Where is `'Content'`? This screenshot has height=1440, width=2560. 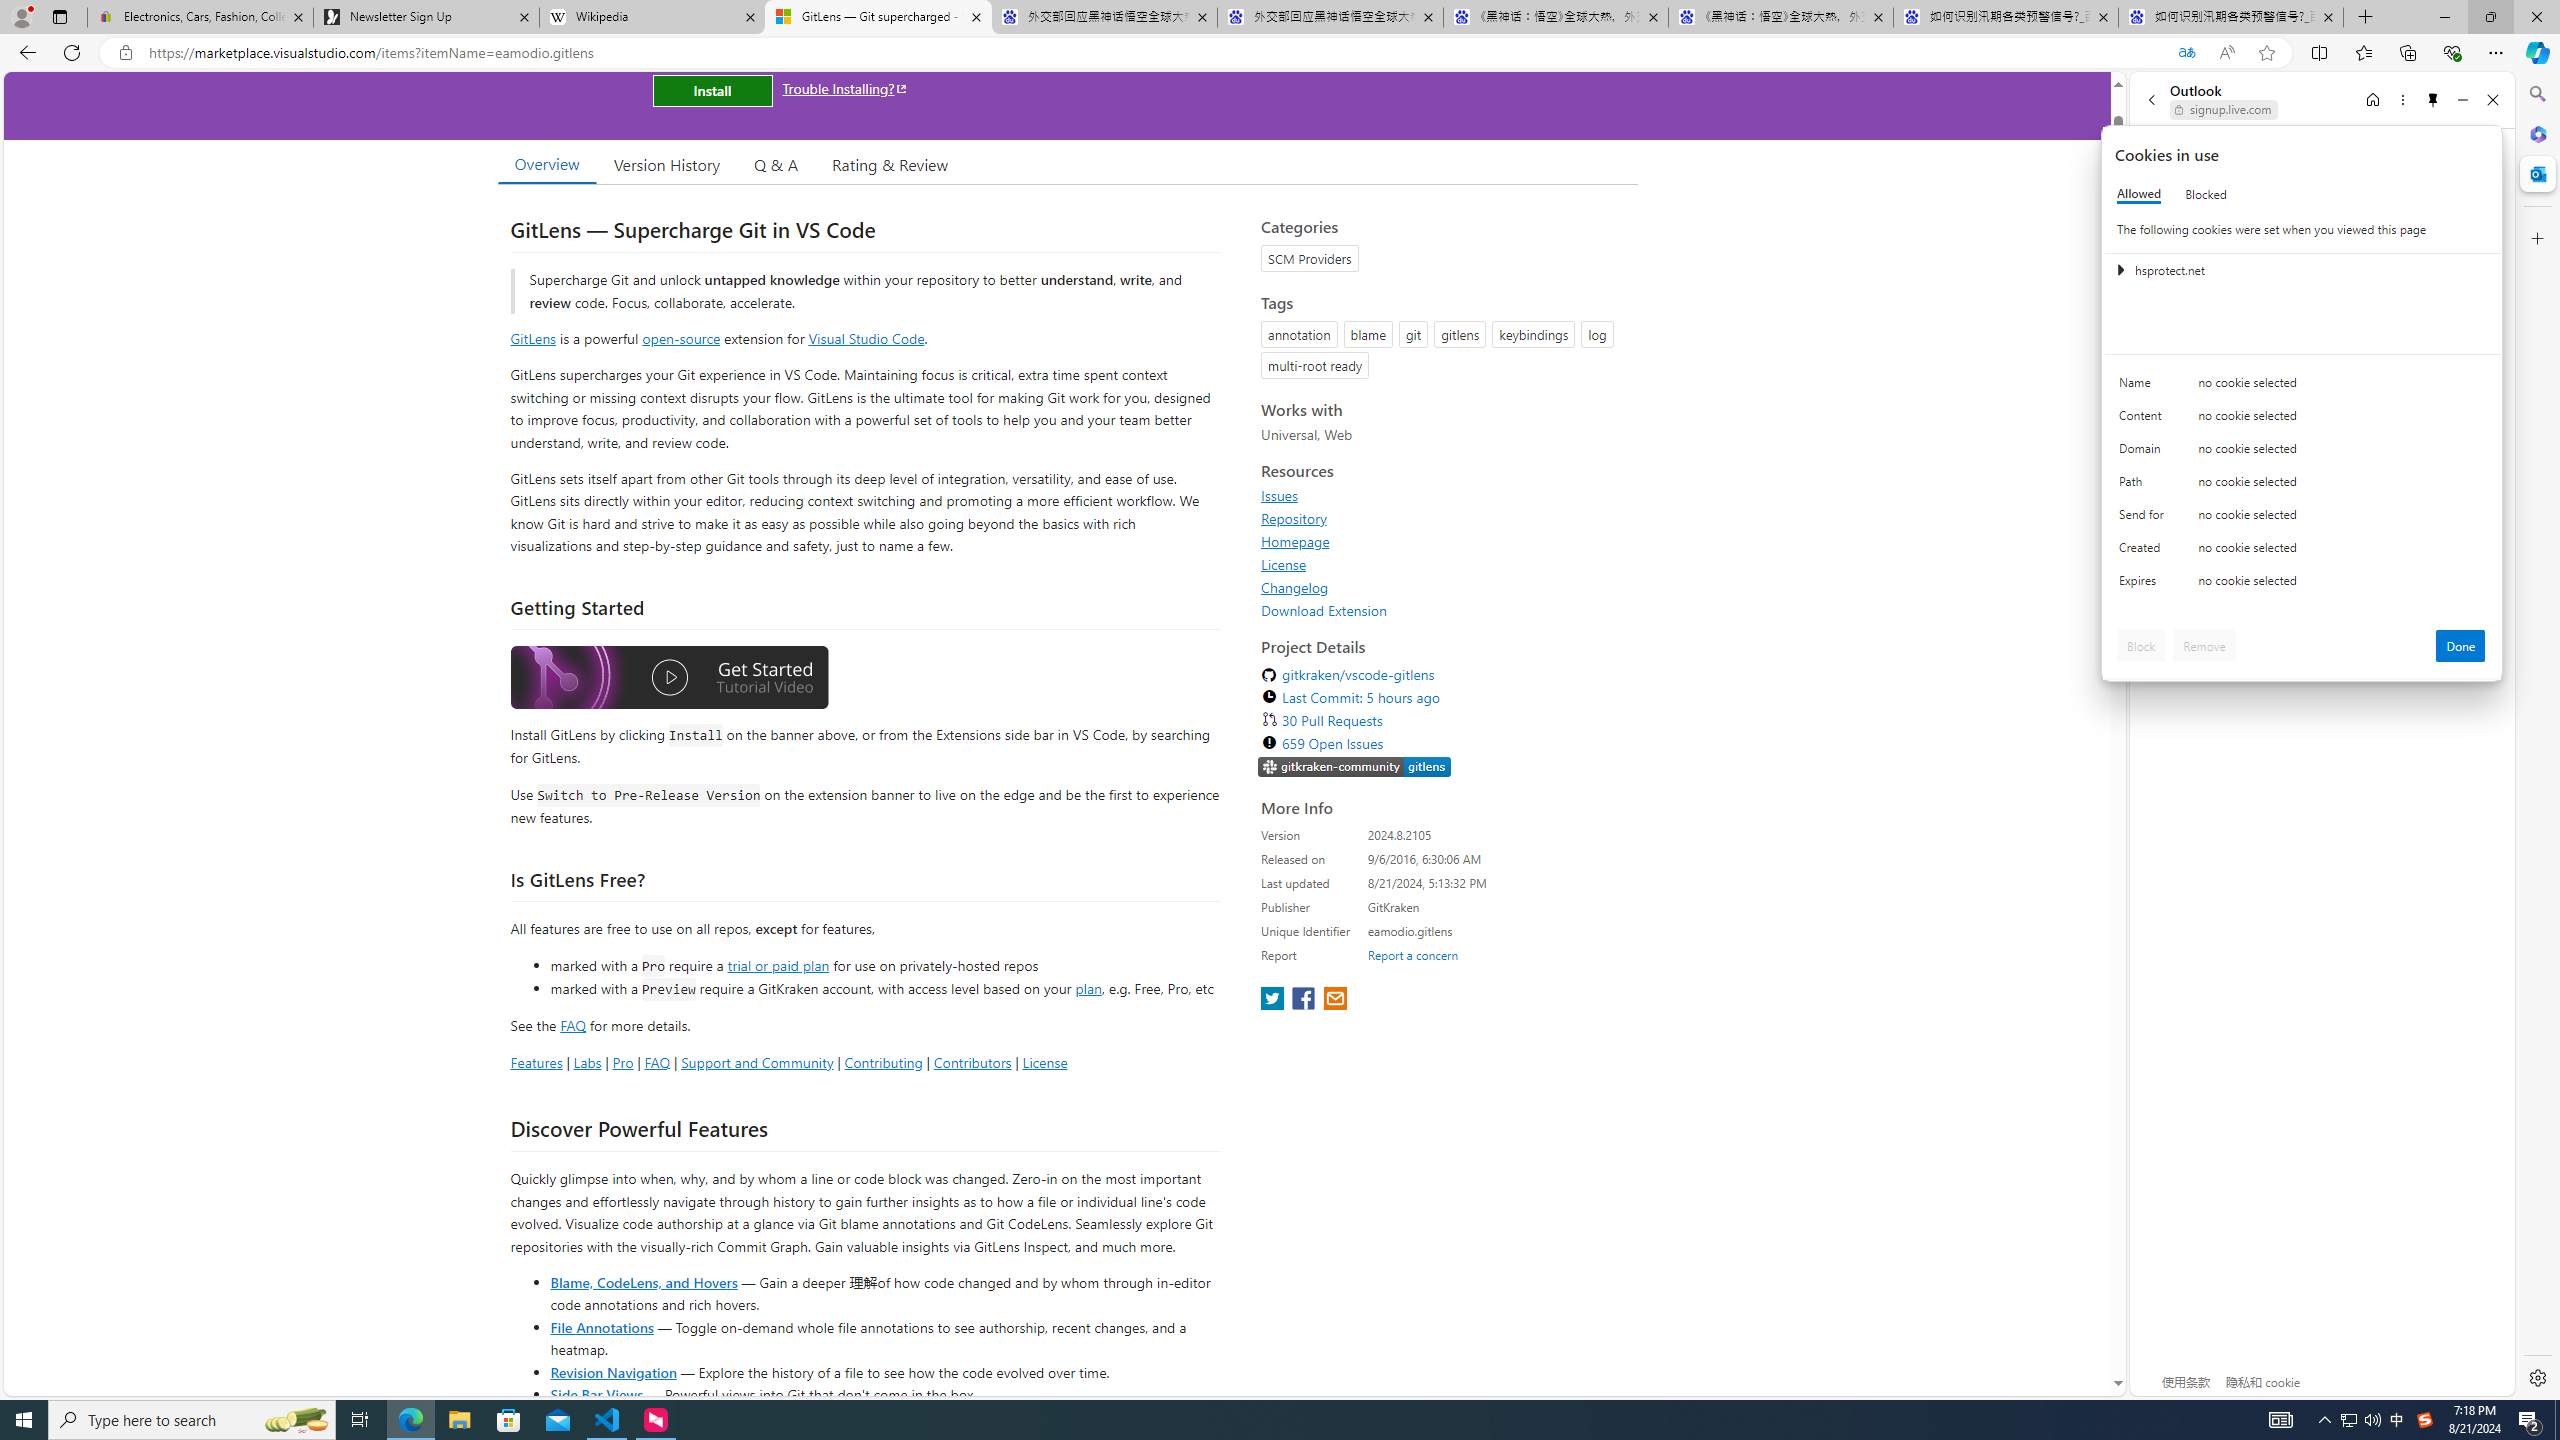 'Content' is located at coordinates (2144, 420).